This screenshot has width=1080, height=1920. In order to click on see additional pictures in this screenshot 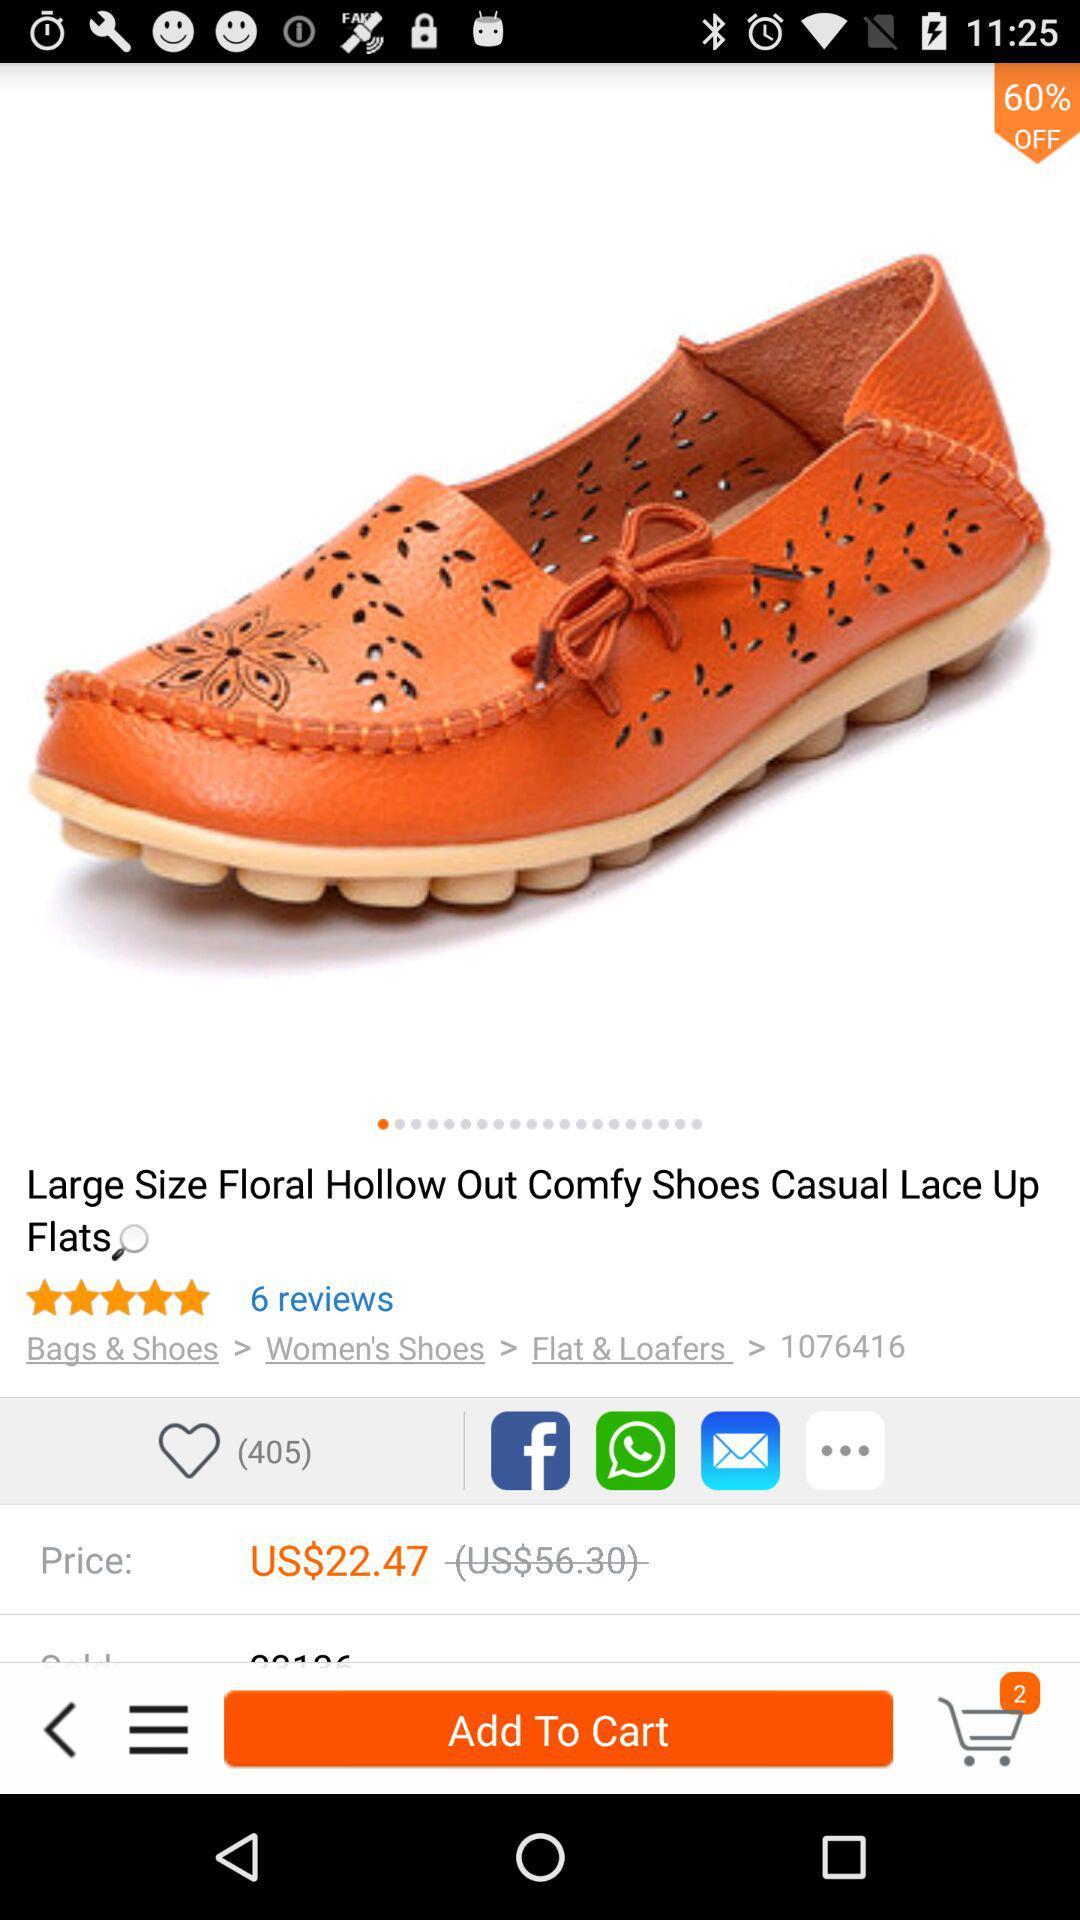, I will do `click(613, 1124)`.